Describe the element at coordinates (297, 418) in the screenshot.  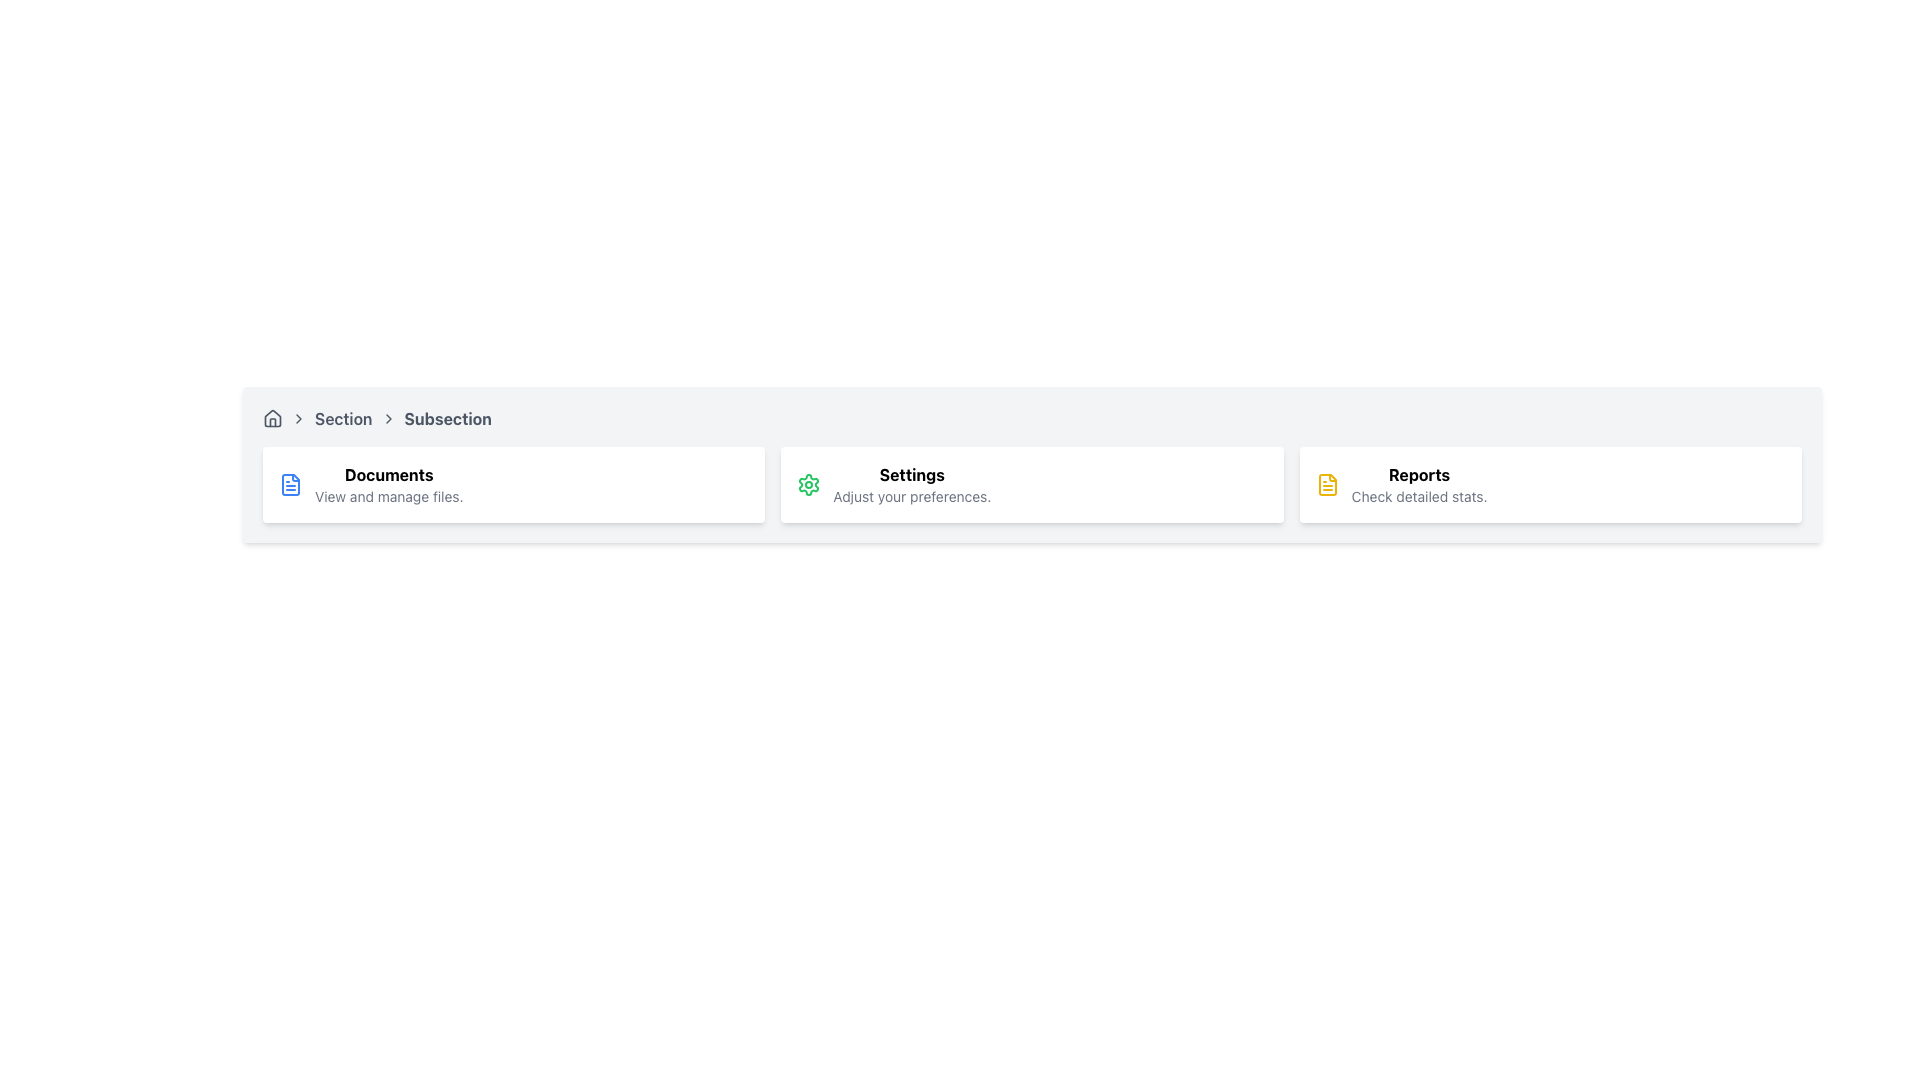
I see `the right-facing chevron icon in the breadcrumb navigation bar, which is the second icon in the sequence, positioned between the house icon and the text 'Section'` at that location.